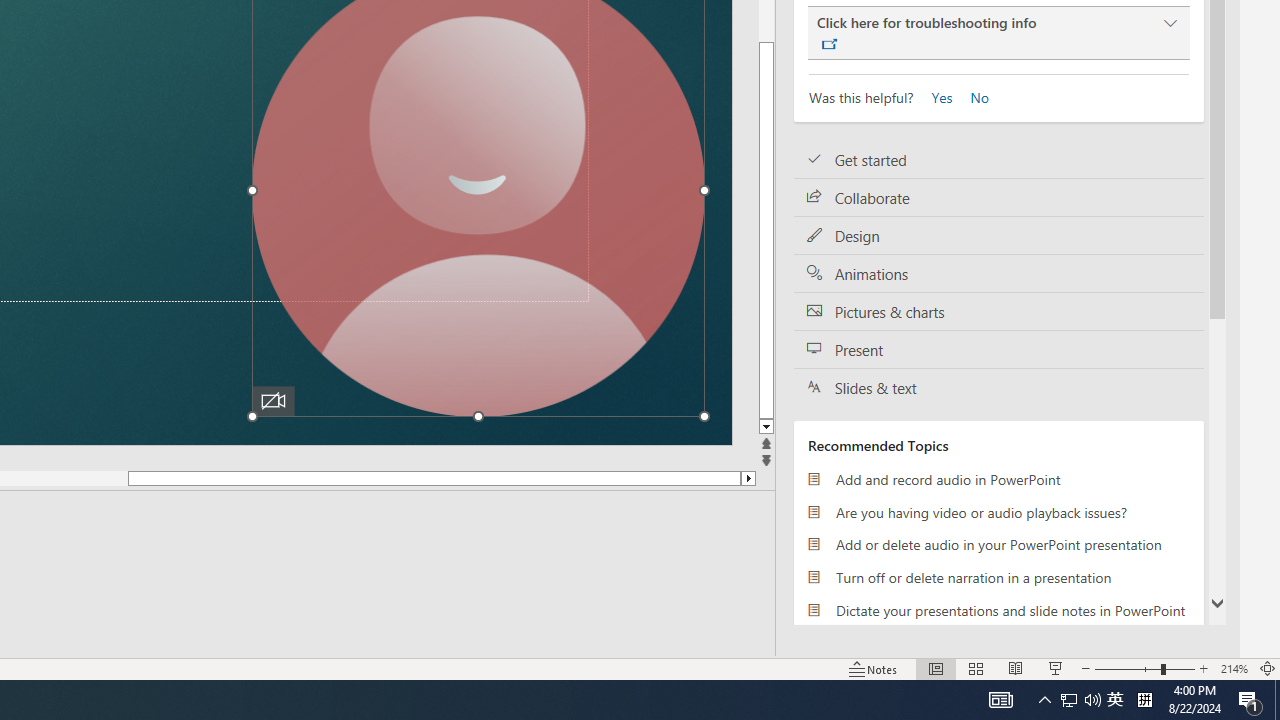 The image size is (1280, 720). I want to click on 'Slides & text', so click(999, 387).